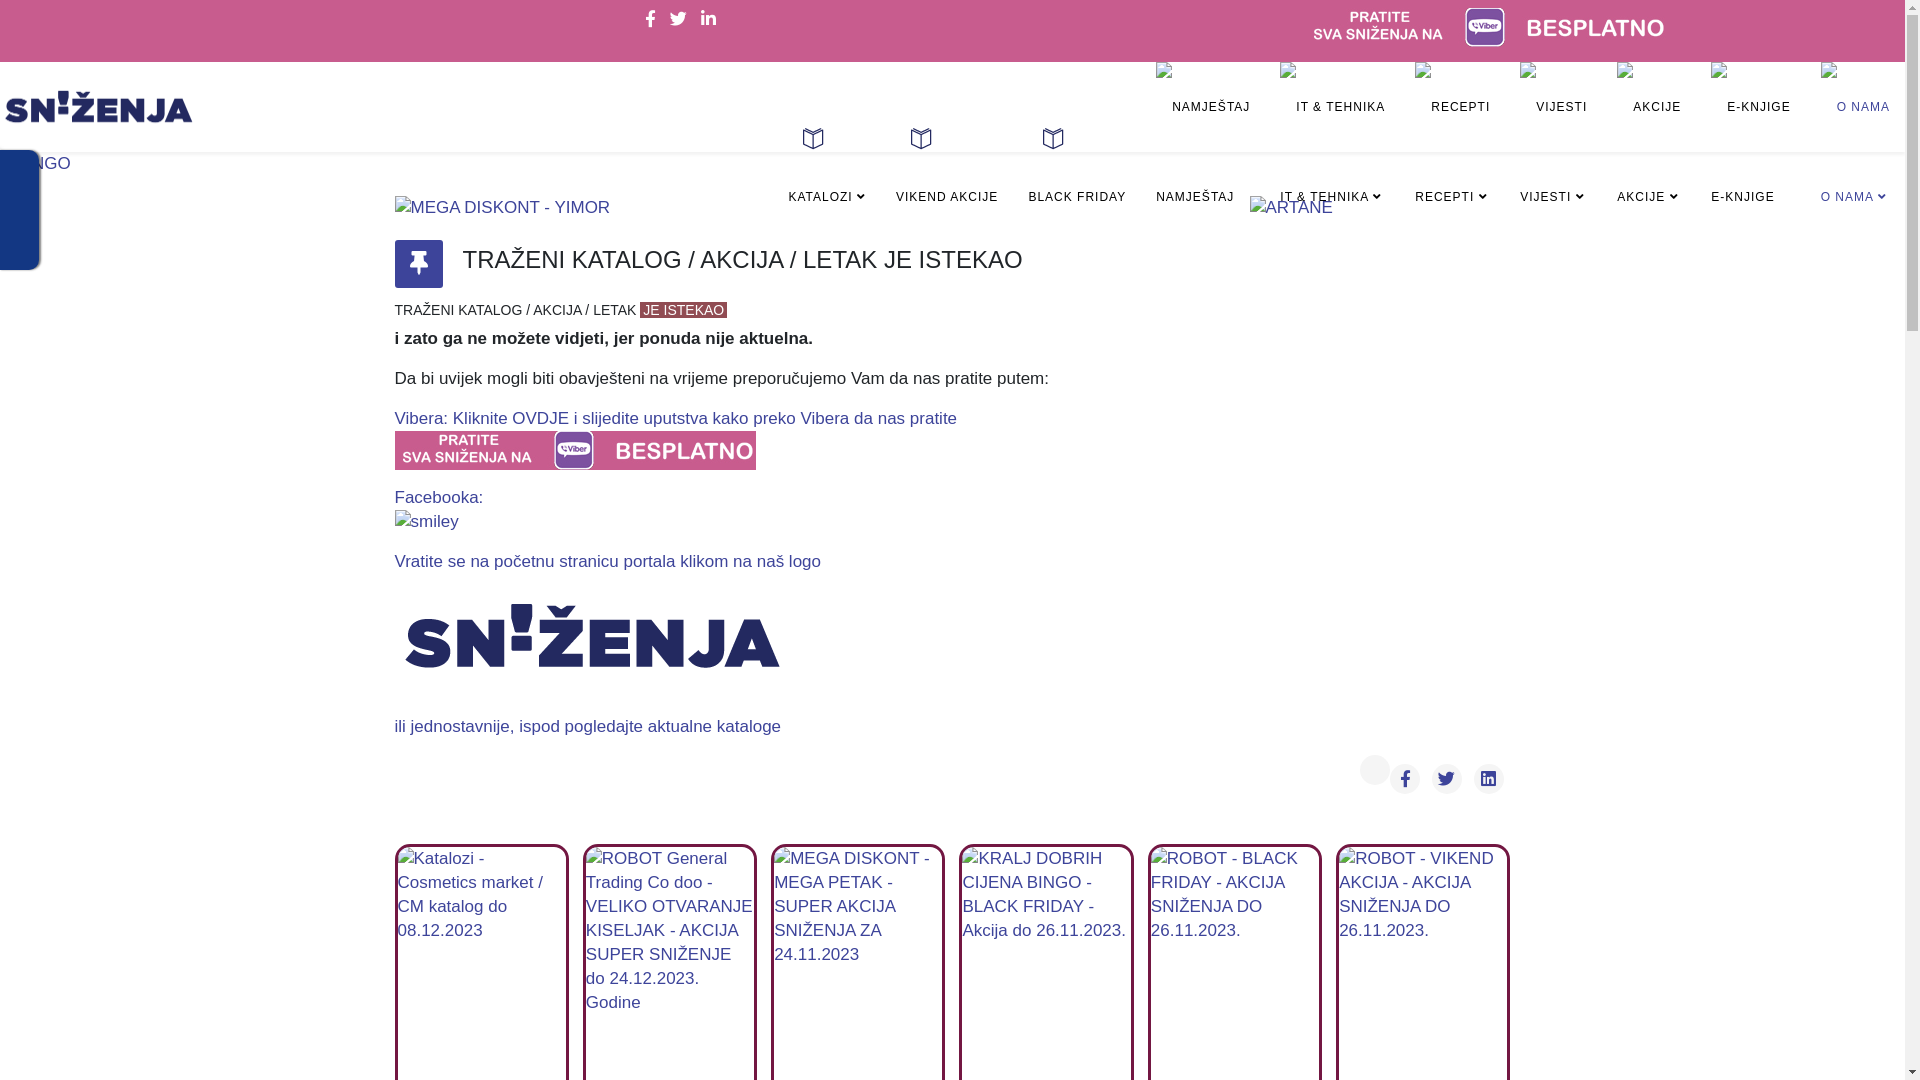  Describe the element at coordinates (1452, 150) in the screenshot. I see `'RECEPTI'` at that location.